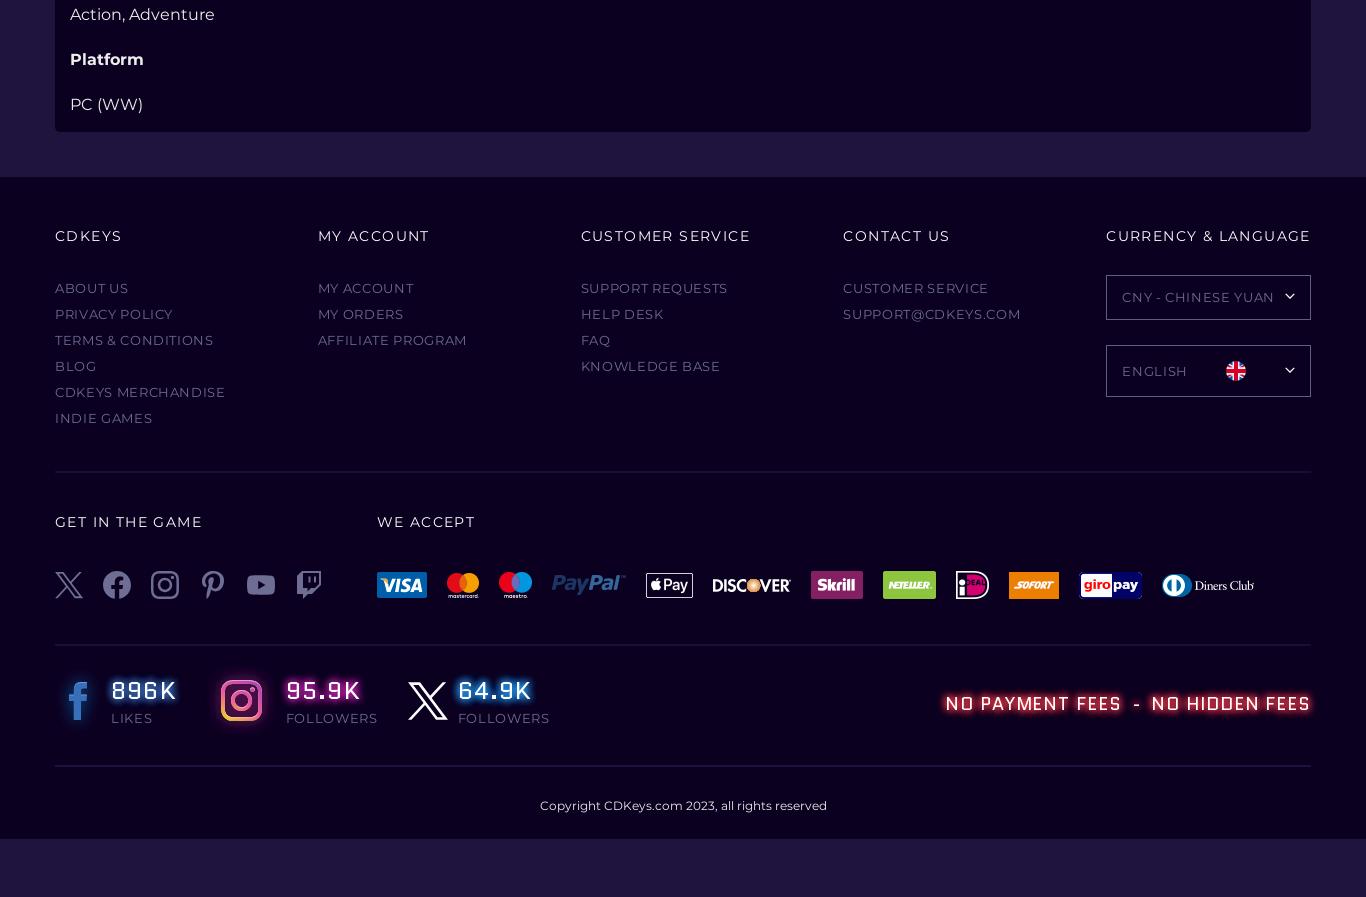  Describe the element at coordinates (91, 287) in the screenshot. I see `'About Us'` at that location.